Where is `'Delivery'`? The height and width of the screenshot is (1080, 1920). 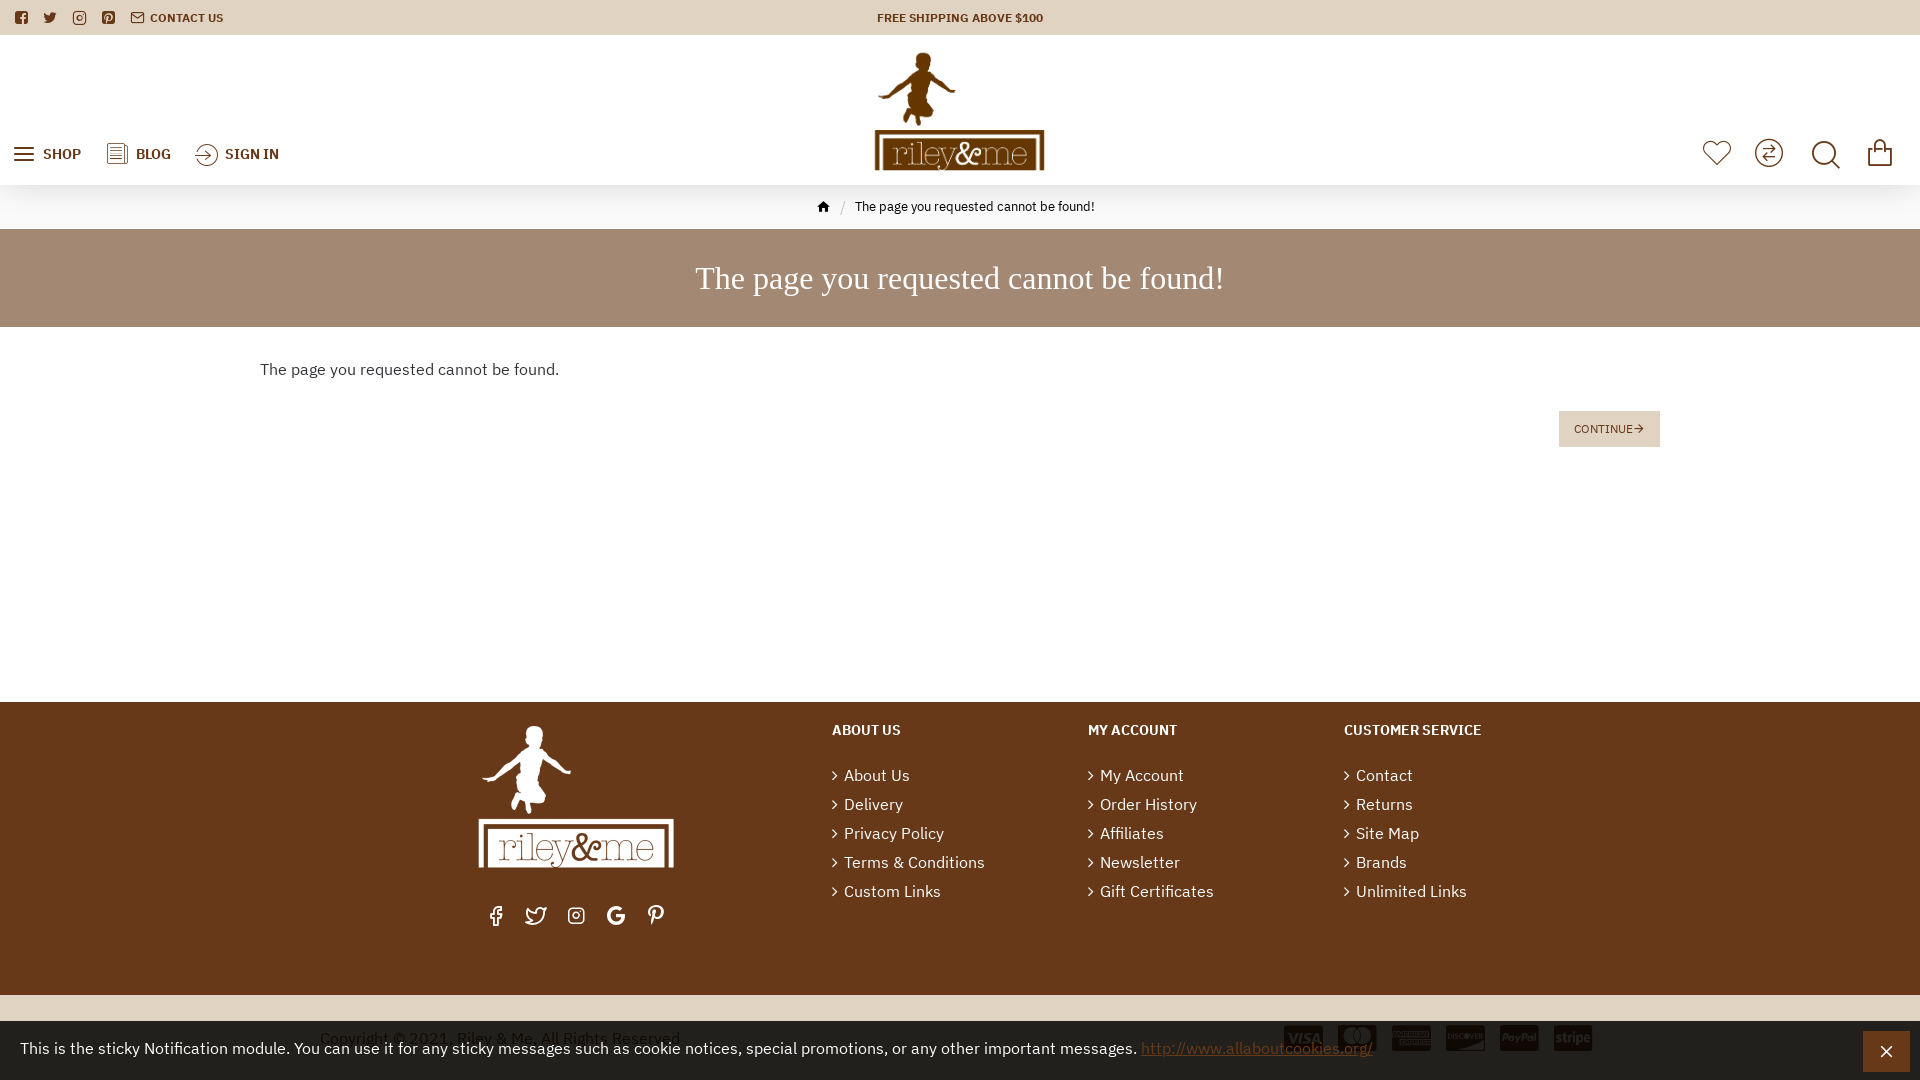 'Delivery' is located at coordinates (867, 805).